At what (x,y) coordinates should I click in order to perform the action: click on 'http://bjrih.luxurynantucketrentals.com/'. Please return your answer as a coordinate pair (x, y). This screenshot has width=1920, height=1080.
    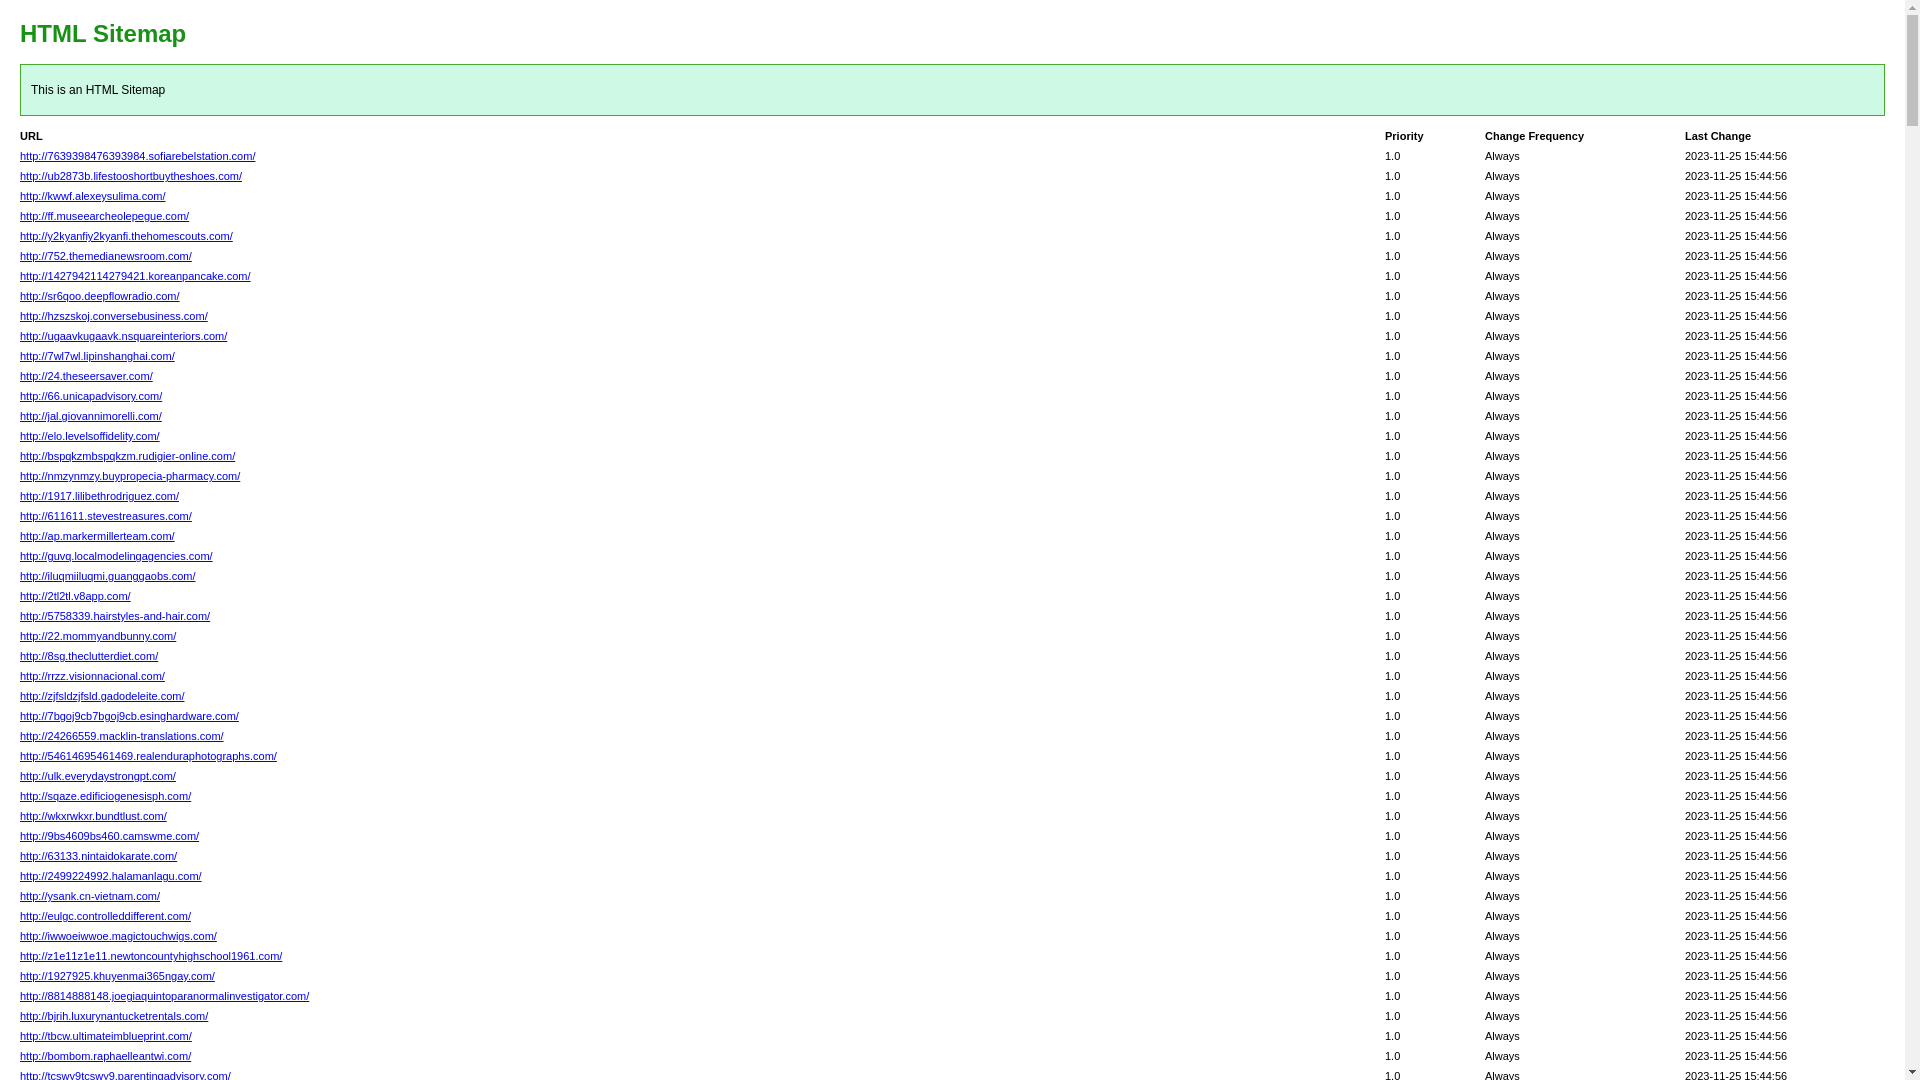
    Looking at the image, I should click on (113, 1015).